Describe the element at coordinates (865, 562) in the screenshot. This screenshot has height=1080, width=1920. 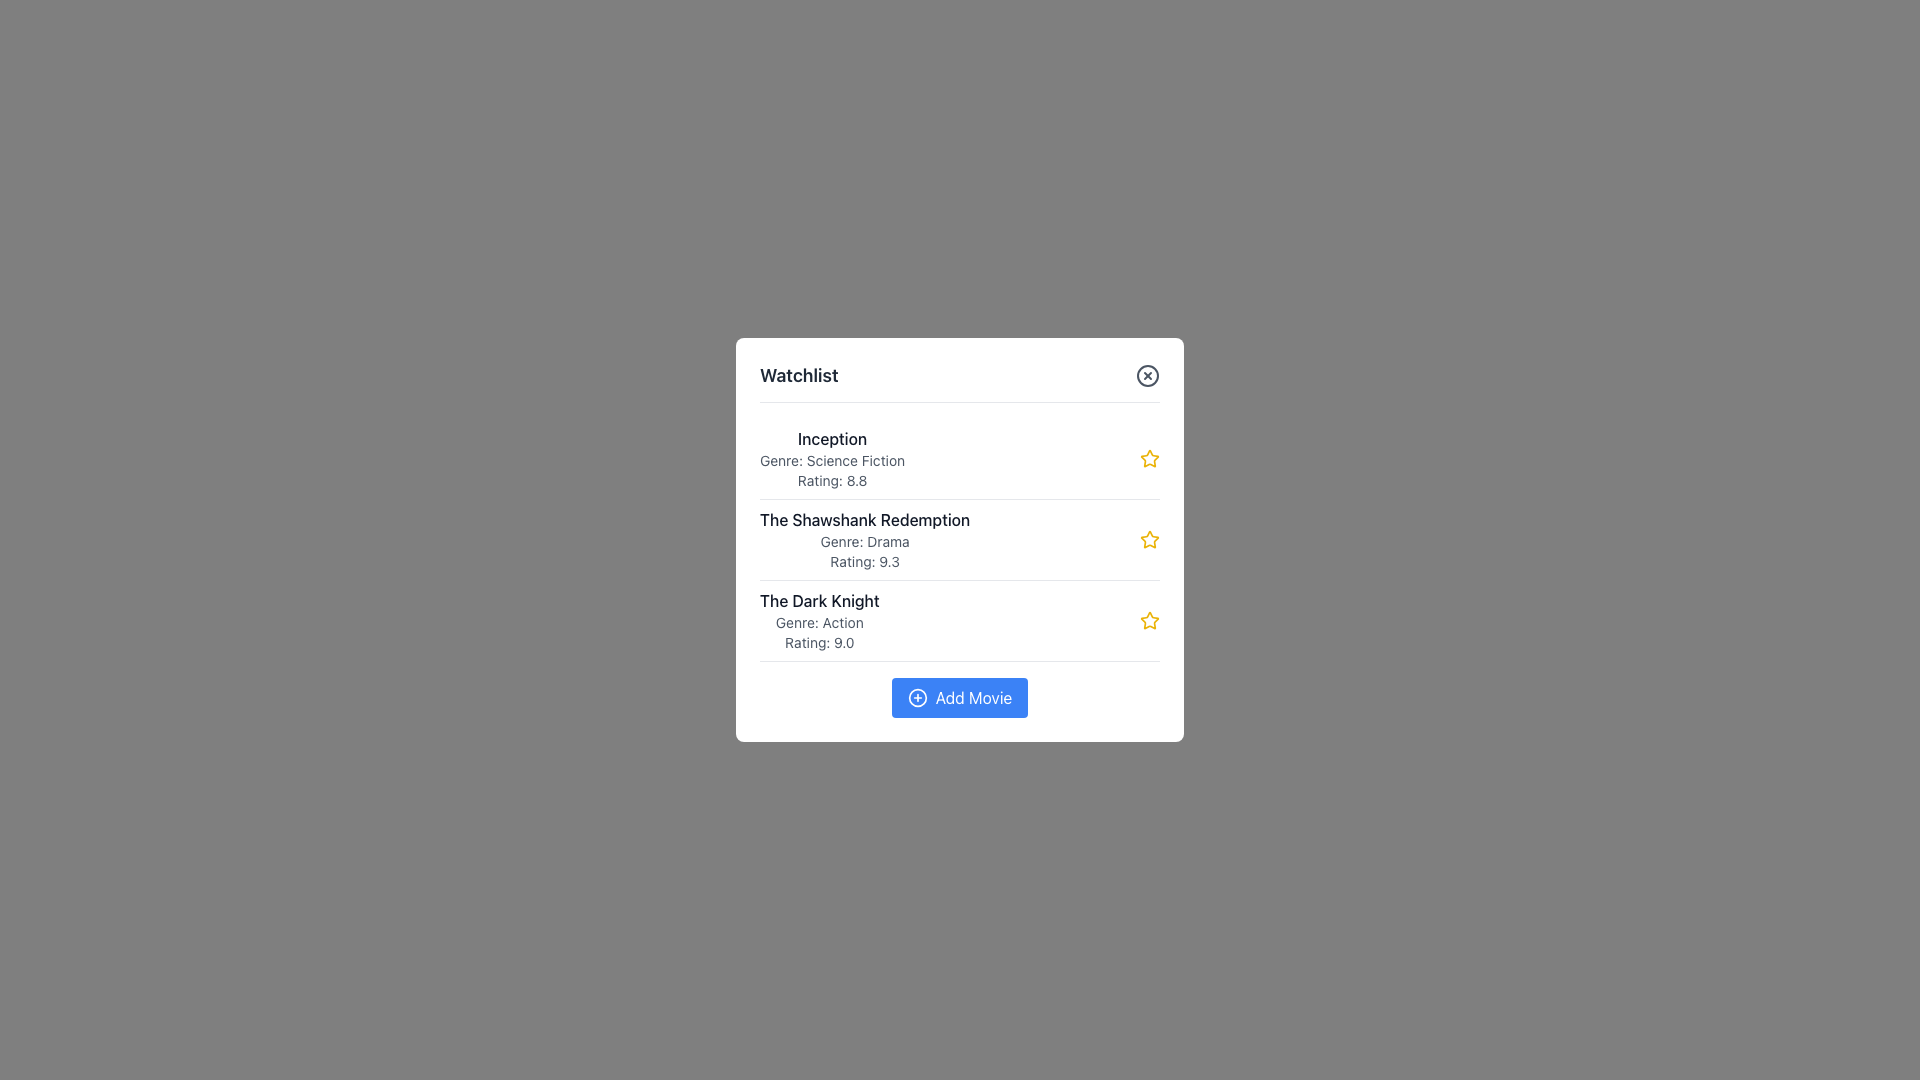
I see `the static text label that informs users about the movie's rating for 'The Shawshank Redemption', located beneath the genre description 'Genre: Drama'` at that location.